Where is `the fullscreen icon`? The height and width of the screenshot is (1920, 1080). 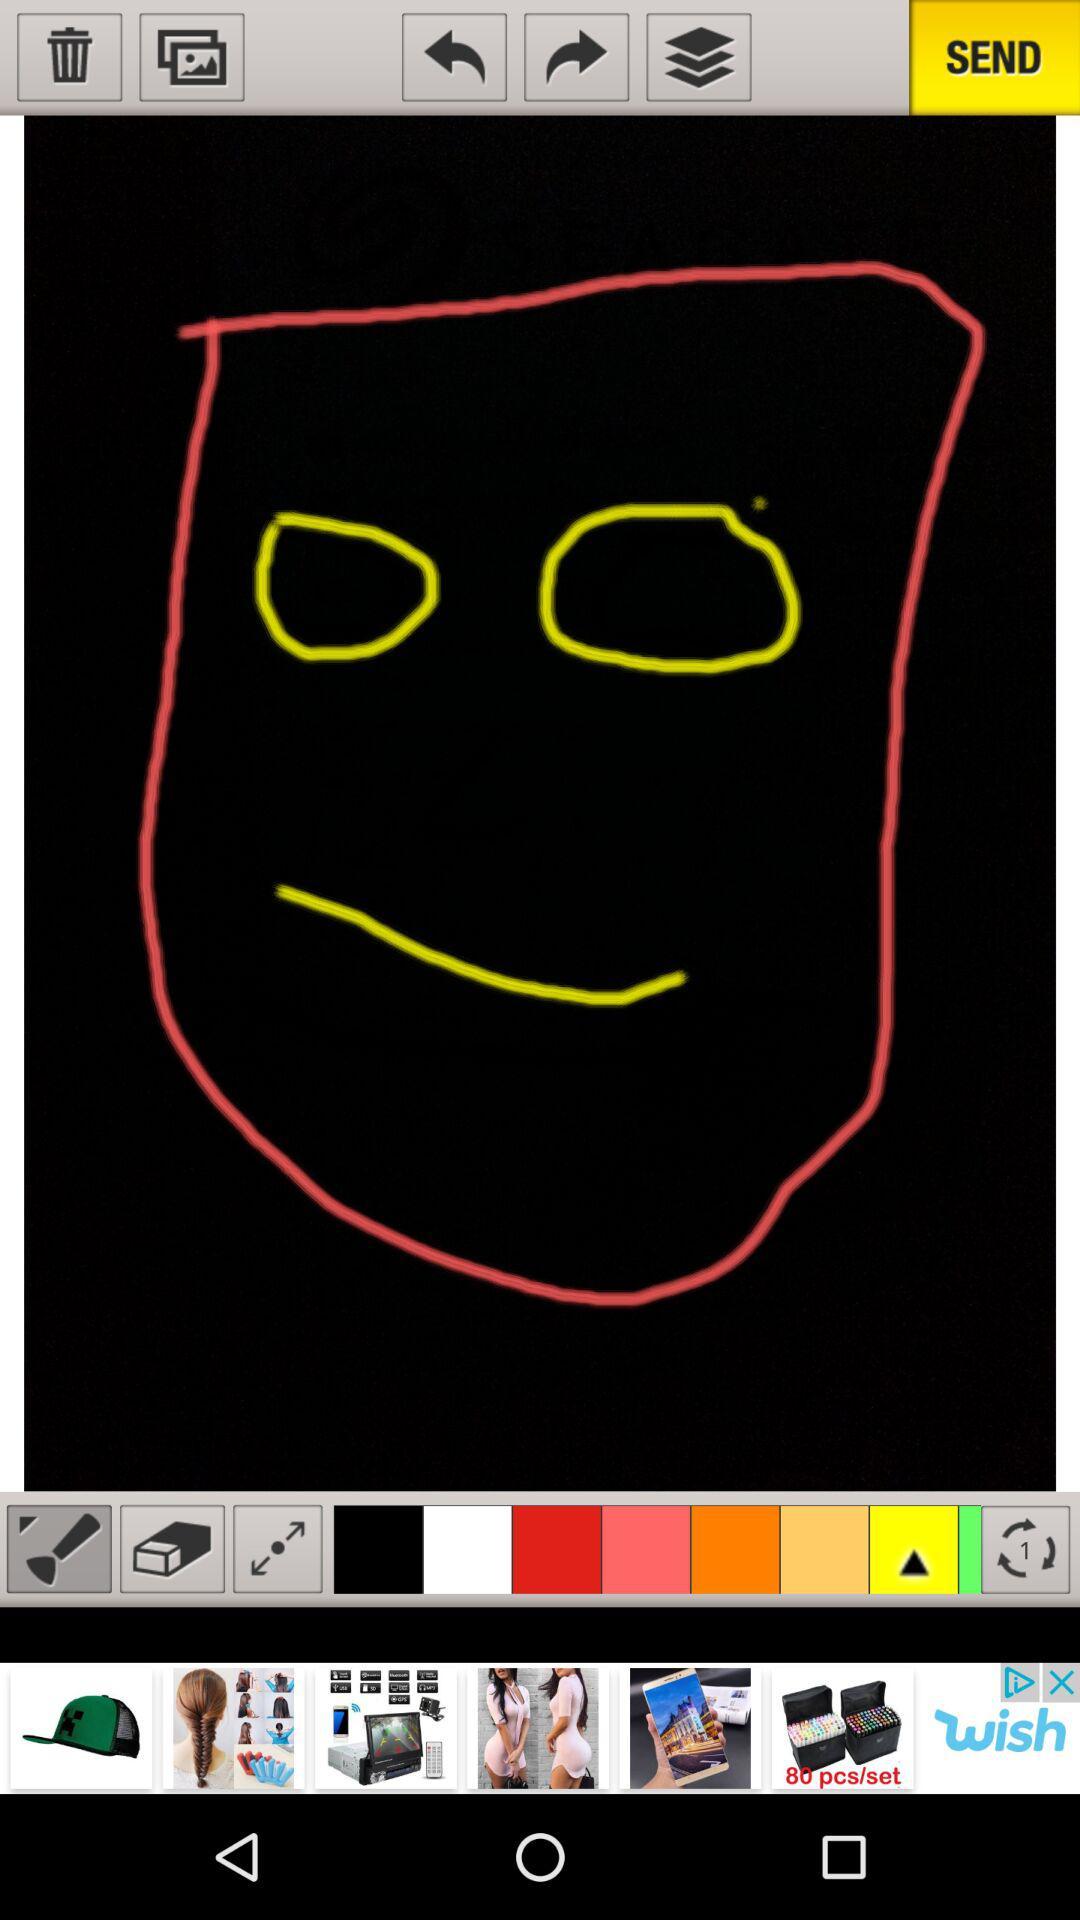 the fullscreen icon is located at coordinates (277, 1548).